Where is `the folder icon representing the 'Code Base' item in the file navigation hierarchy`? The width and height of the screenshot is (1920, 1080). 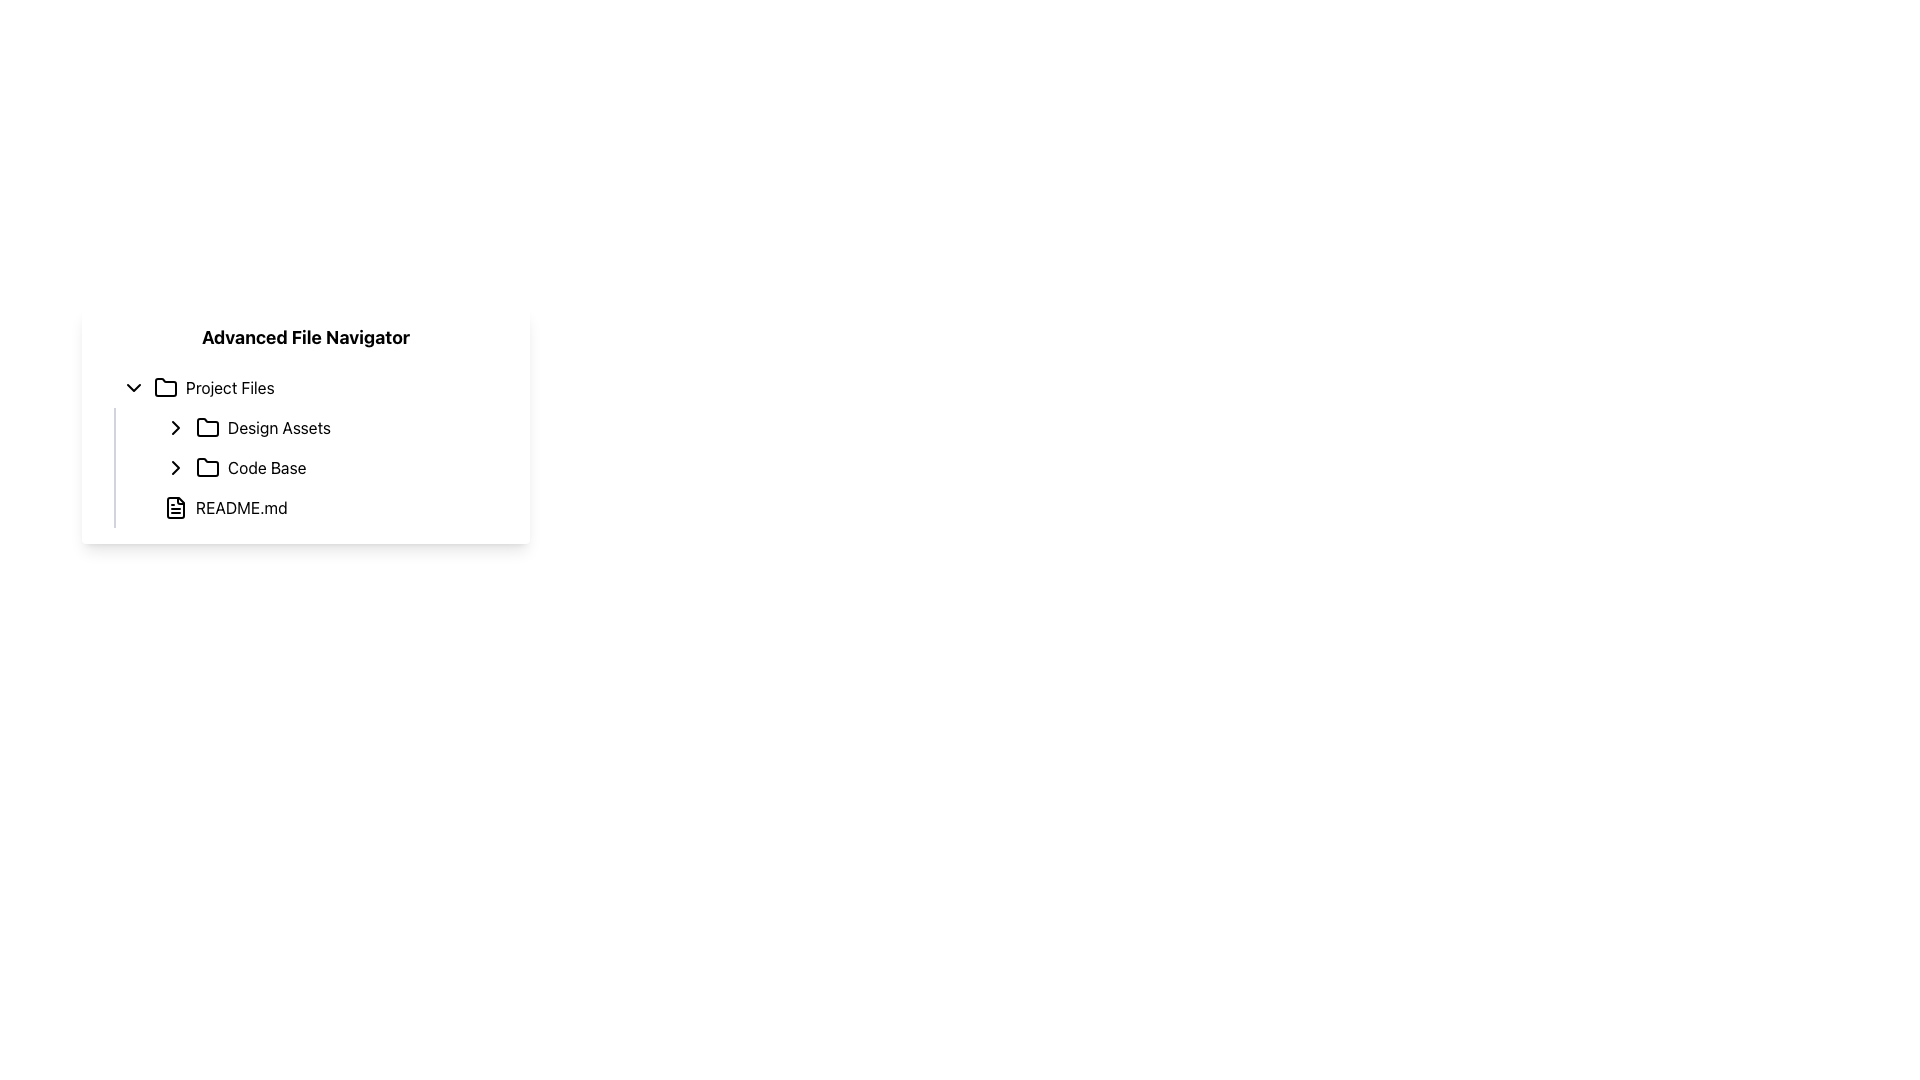
the folder icon representing the 'Code Base' item in the file navigation hierarchy is located at coordinates (207, 467).